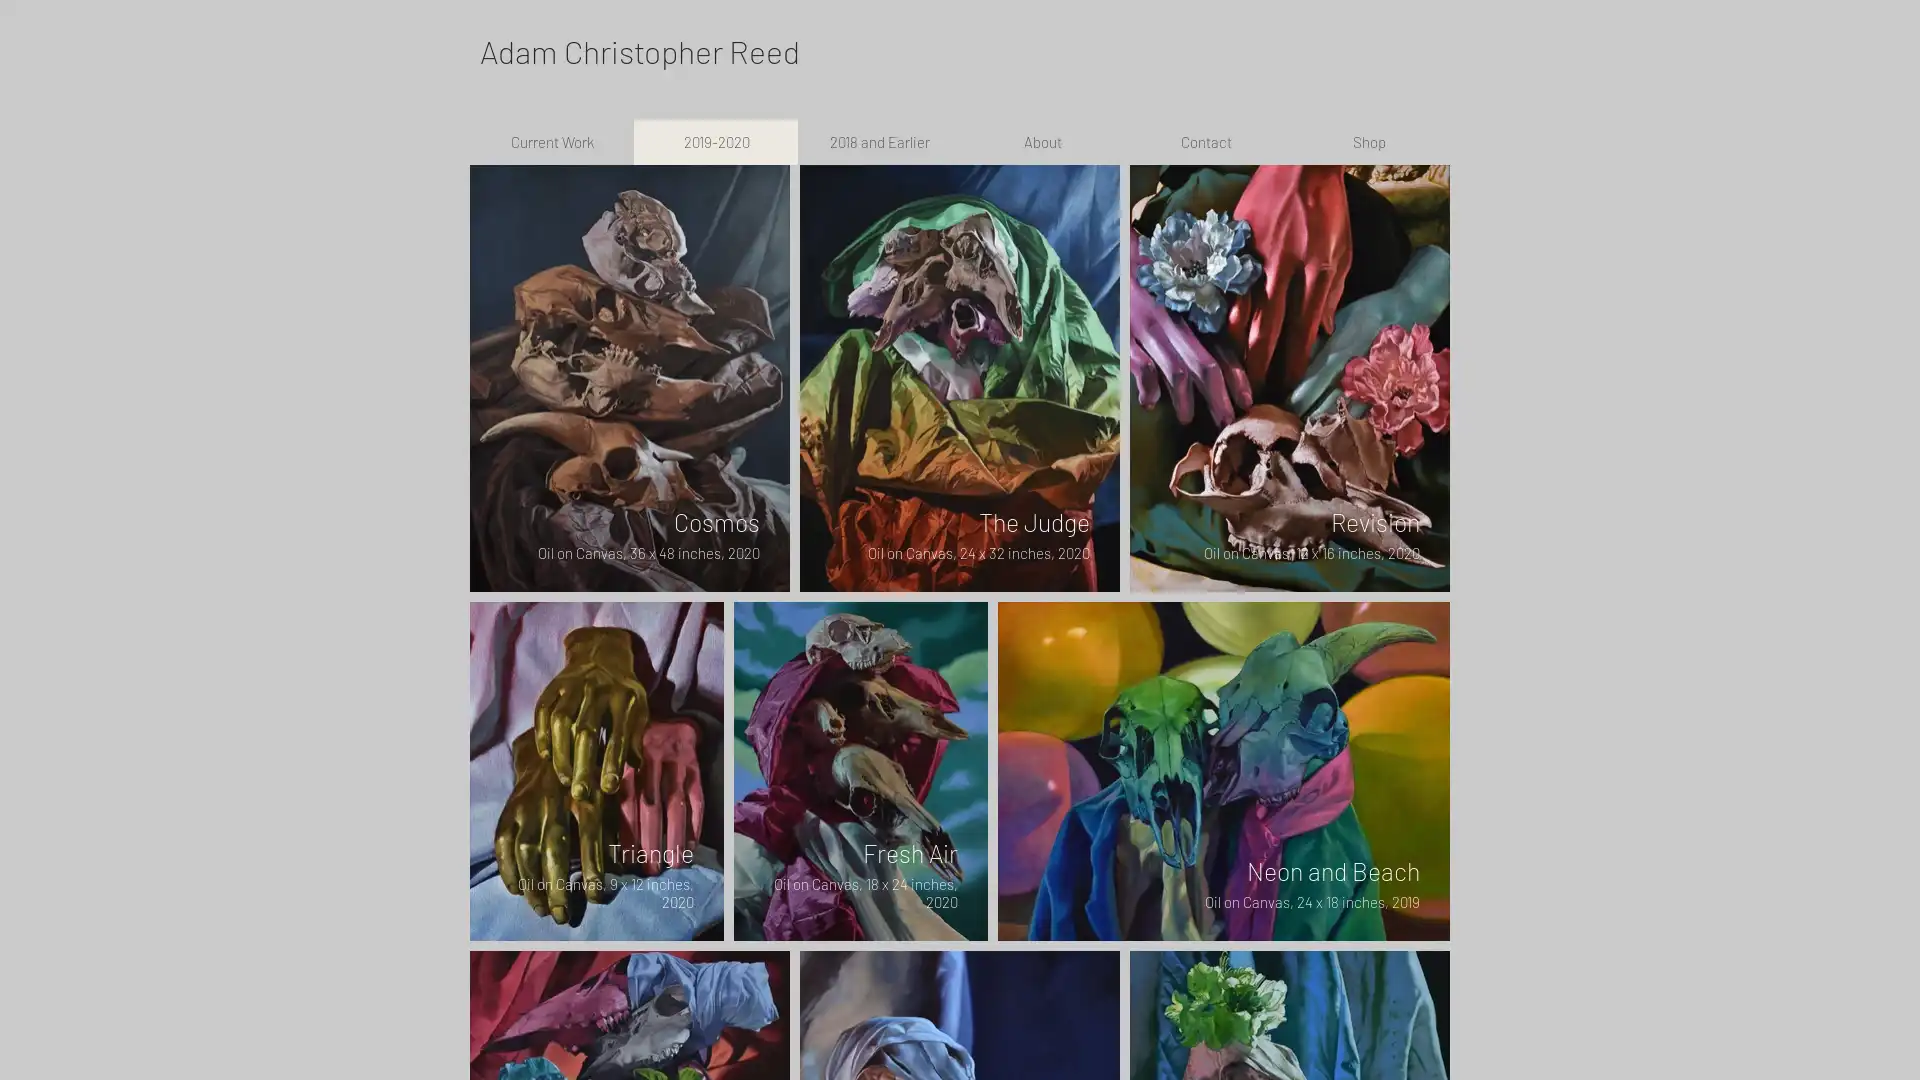  I want to click on Cosmos, so click(628, 378).